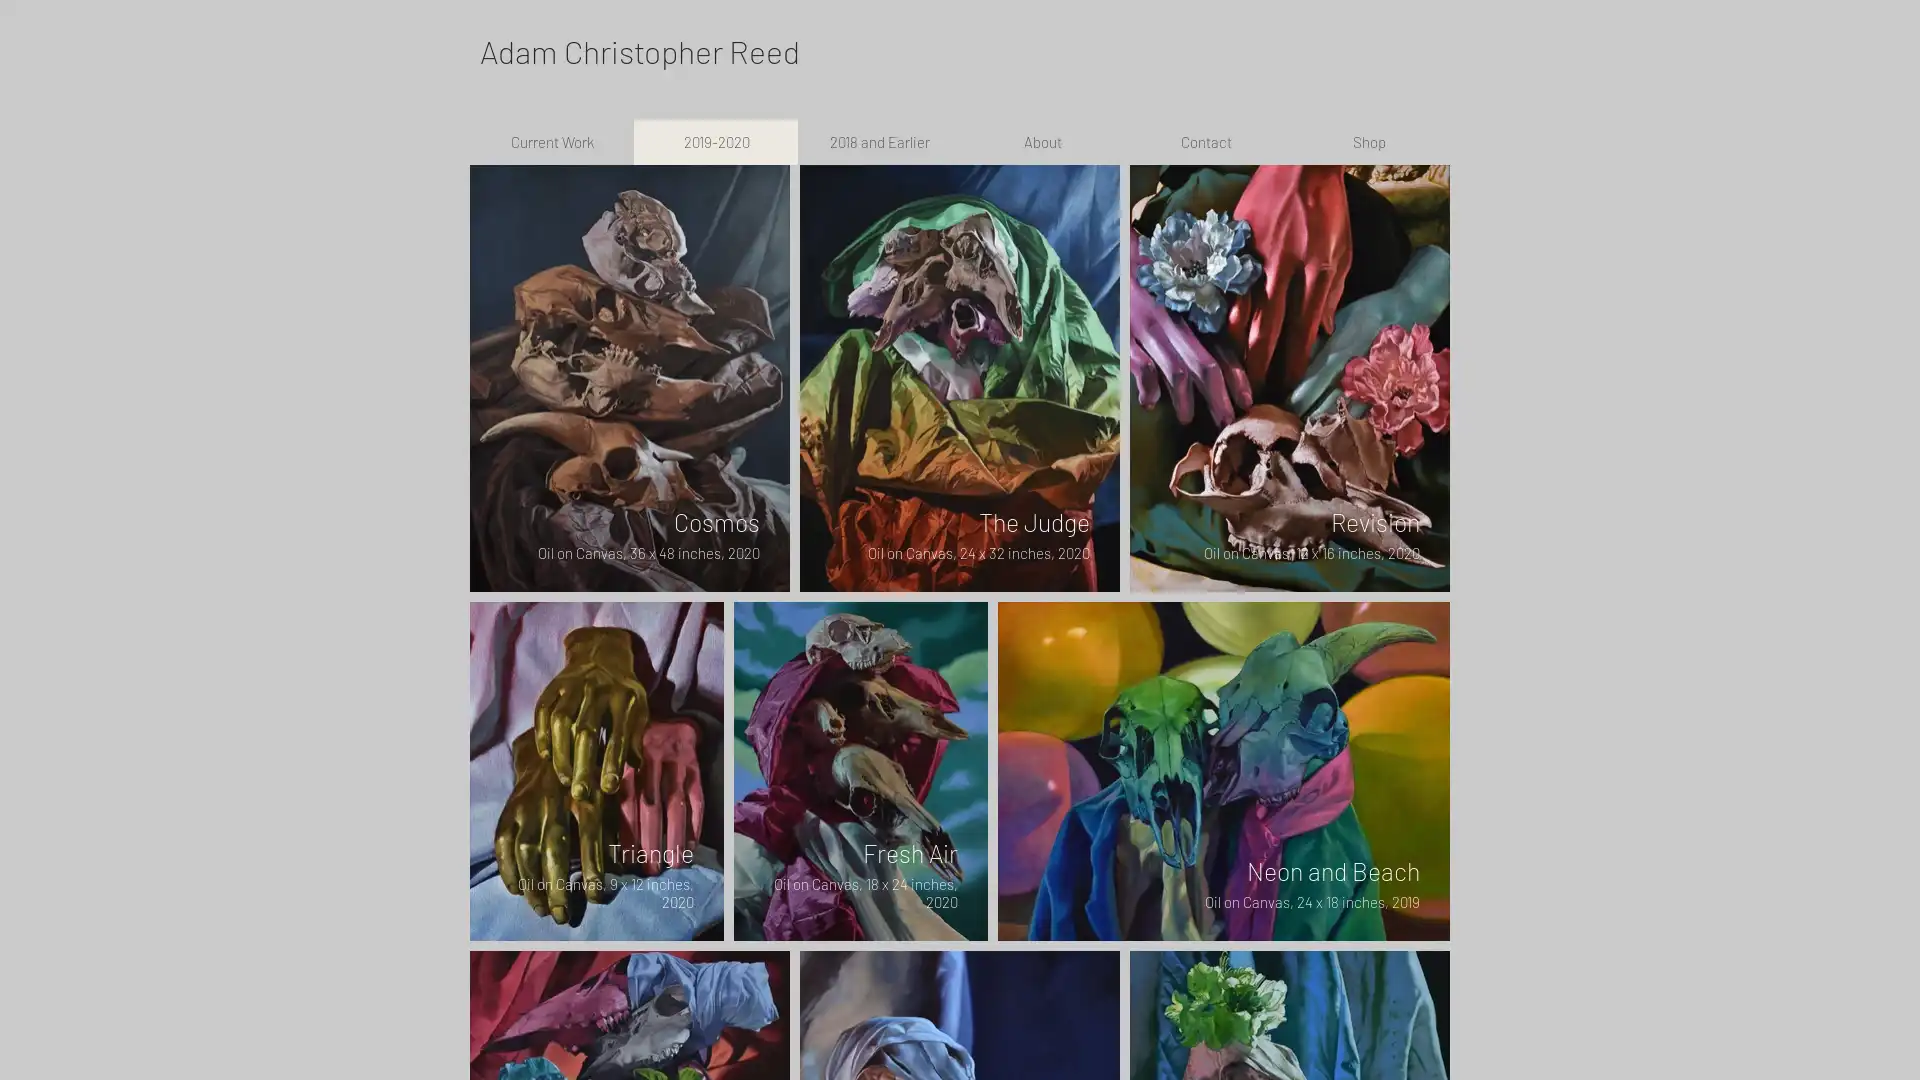  I want to click on Cosmos, so click(628, 378).